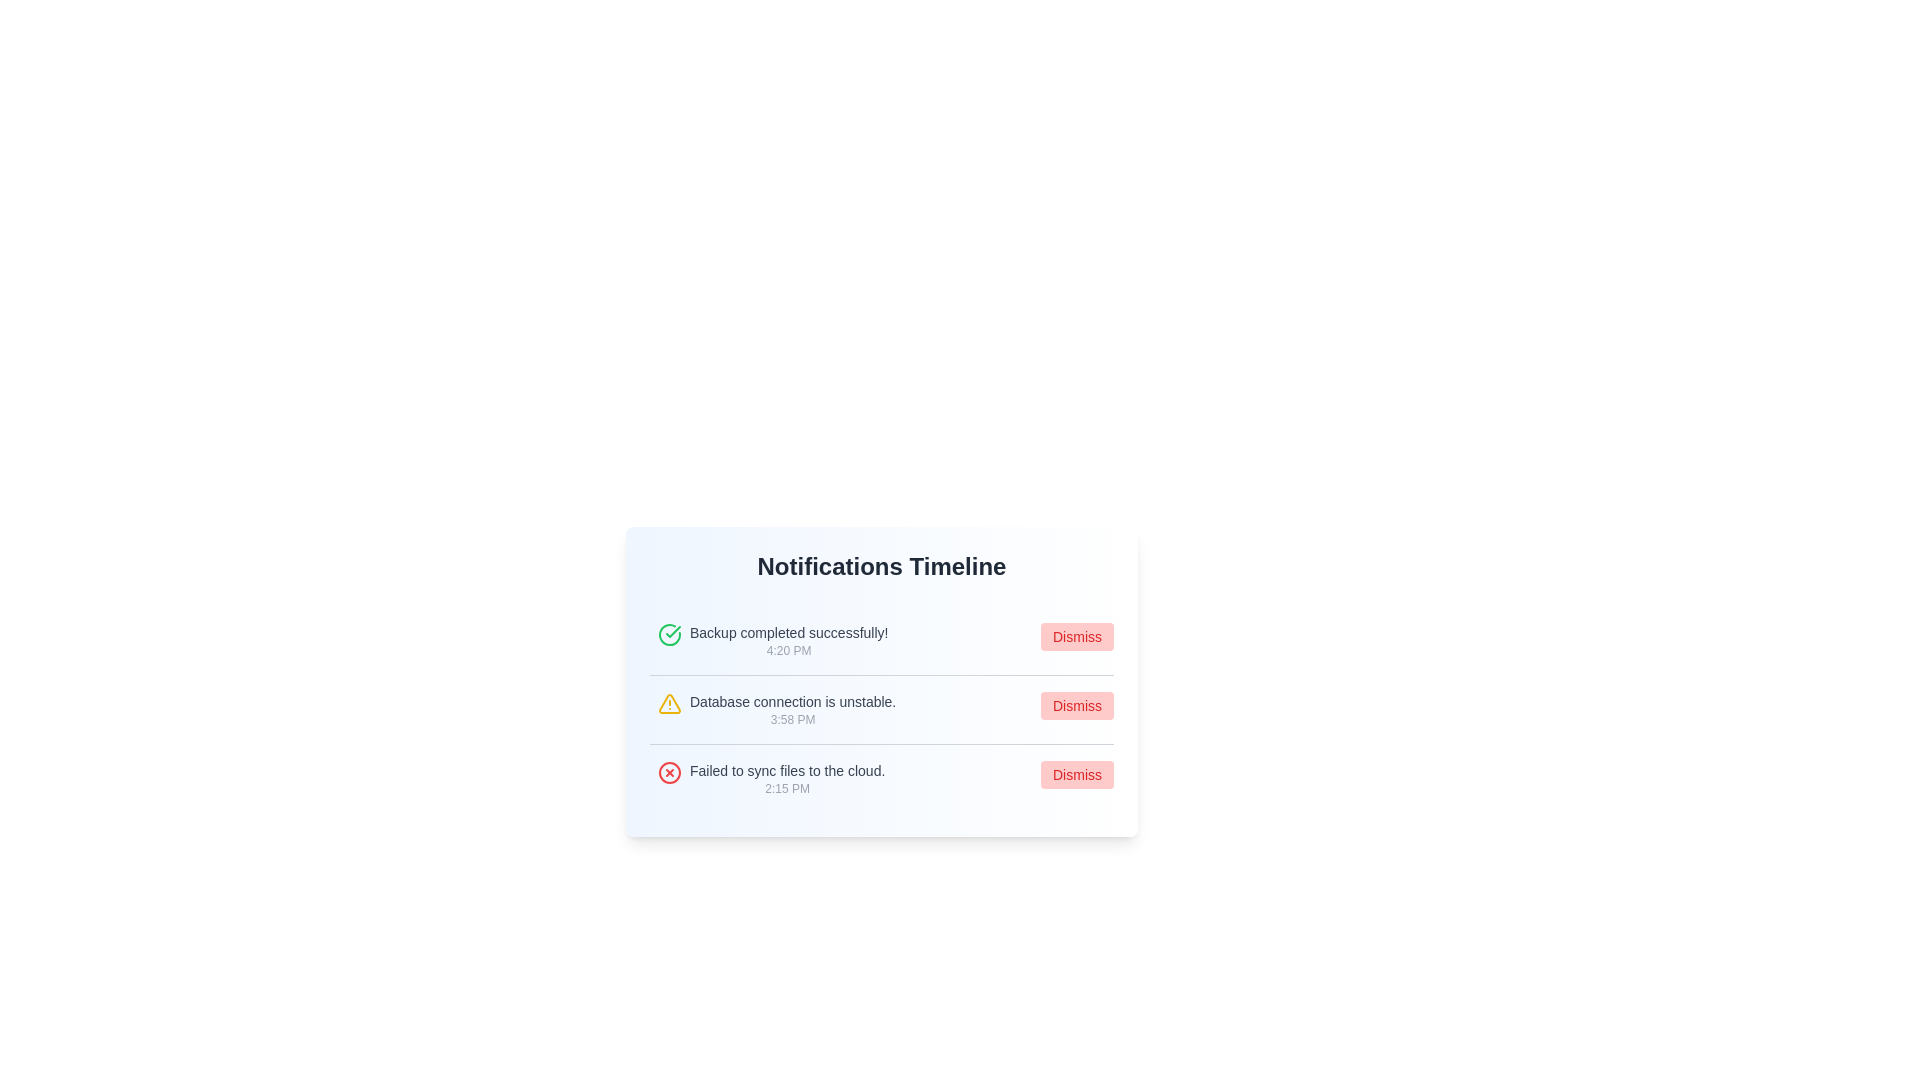 This screenshot has height=1080, width=1920. What do you see at coordinates (792, 701) in the screenshot?
I see `the static text notification displaying 'Database connection is unstable.' which is positioned in the notifications list as the second item, above the timestamp '3:58 PM'` at bounding box center [792, 701].